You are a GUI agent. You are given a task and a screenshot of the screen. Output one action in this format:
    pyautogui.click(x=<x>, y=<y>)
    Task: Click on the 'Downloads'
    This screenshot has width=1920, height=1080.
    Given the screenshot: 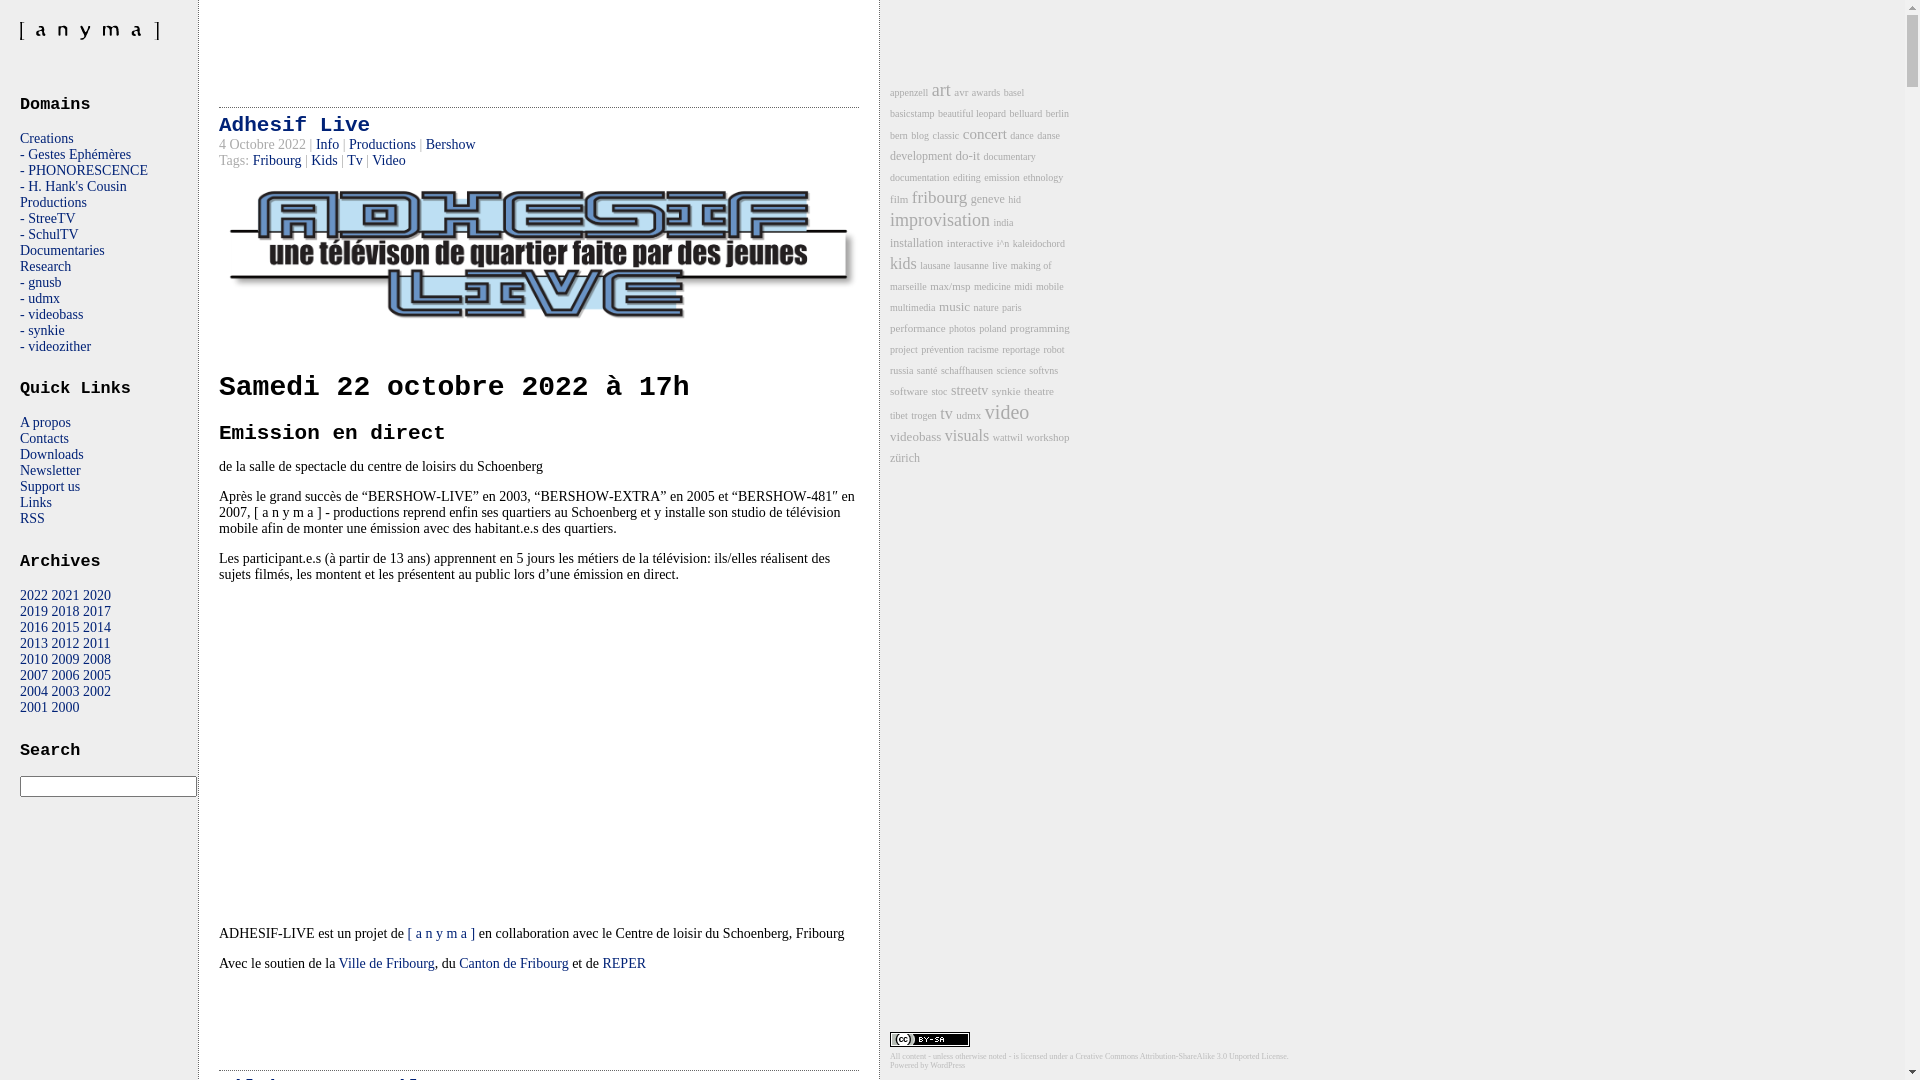 What is the action you would take?
    pyautogui.click(x=52, y=454)
    